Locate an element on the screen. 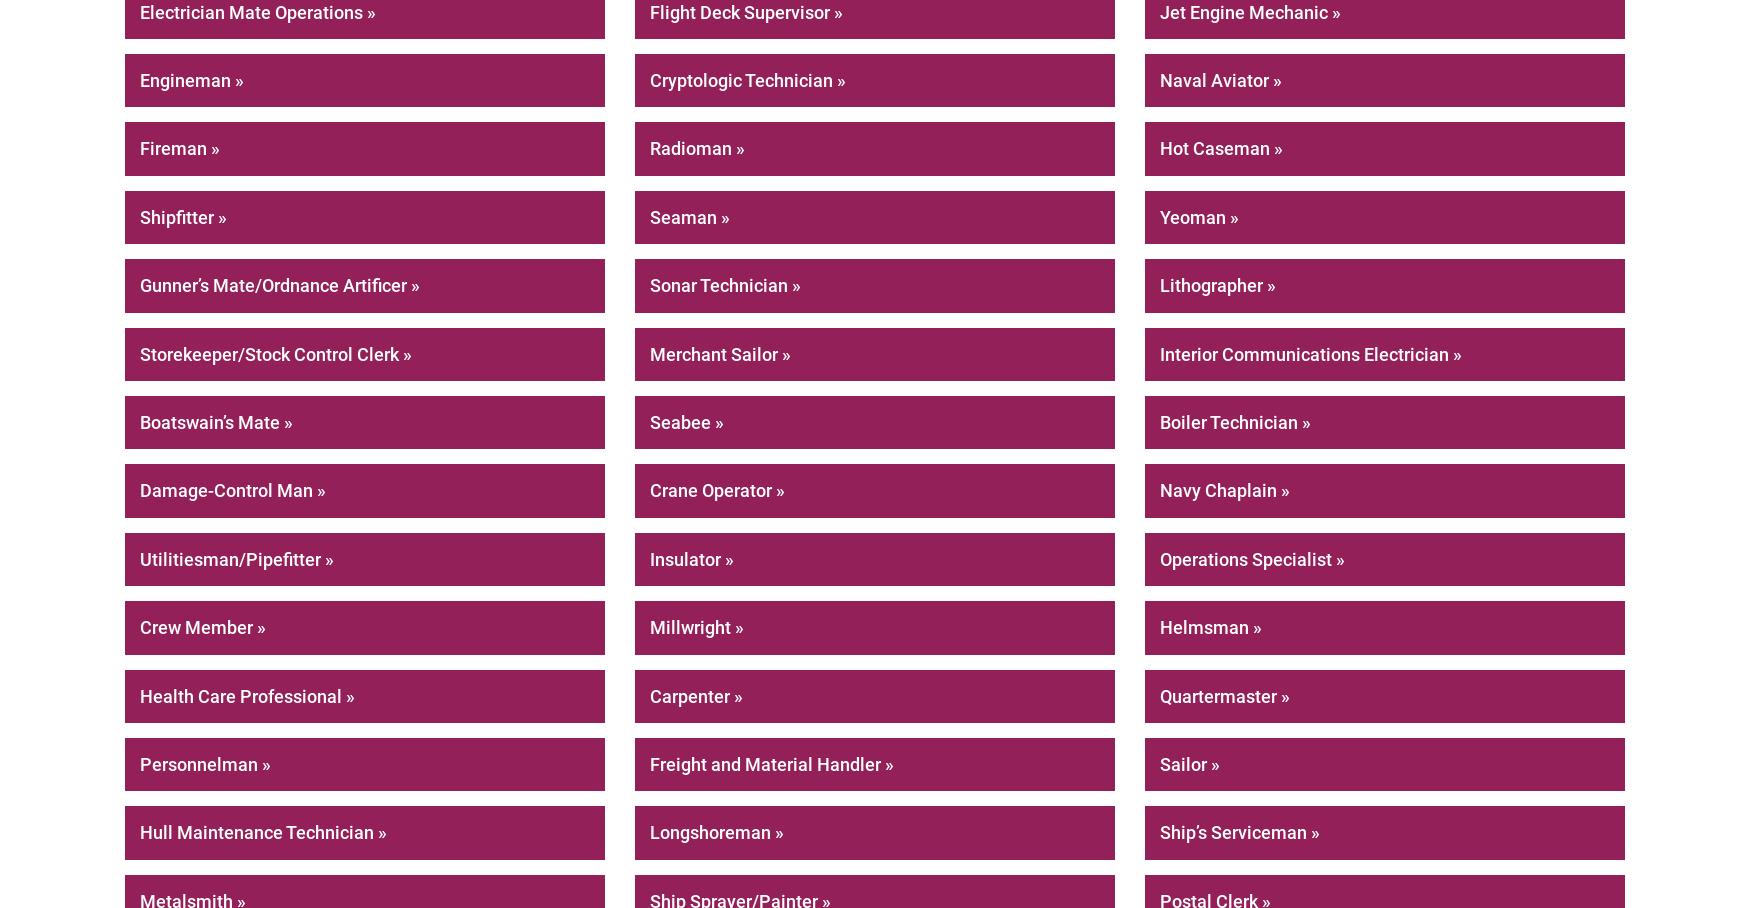 This screenshot has width=1750, height=908. 'Quartermaster »' is located at coordinates (1225, 694).